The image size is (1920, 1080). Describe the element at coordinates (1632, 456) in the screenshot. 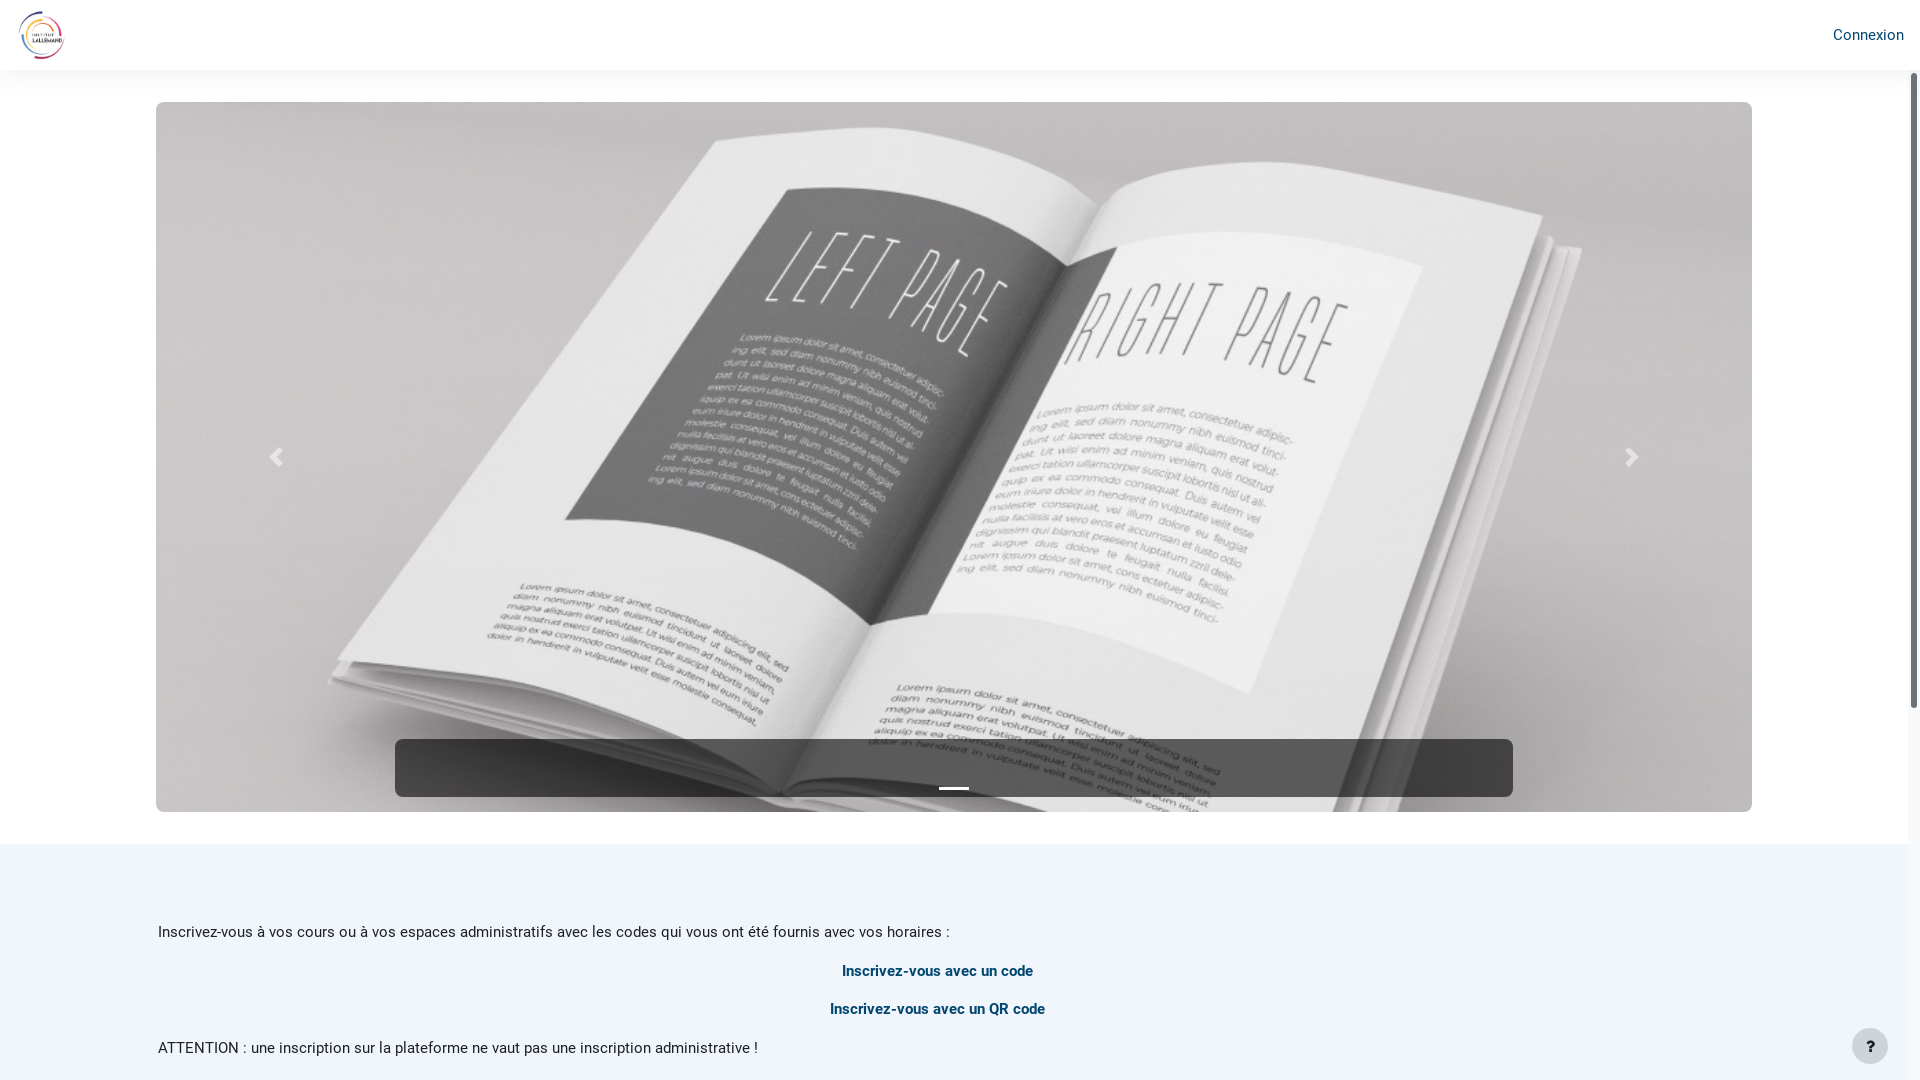

I see `'Suivant'` at that location.